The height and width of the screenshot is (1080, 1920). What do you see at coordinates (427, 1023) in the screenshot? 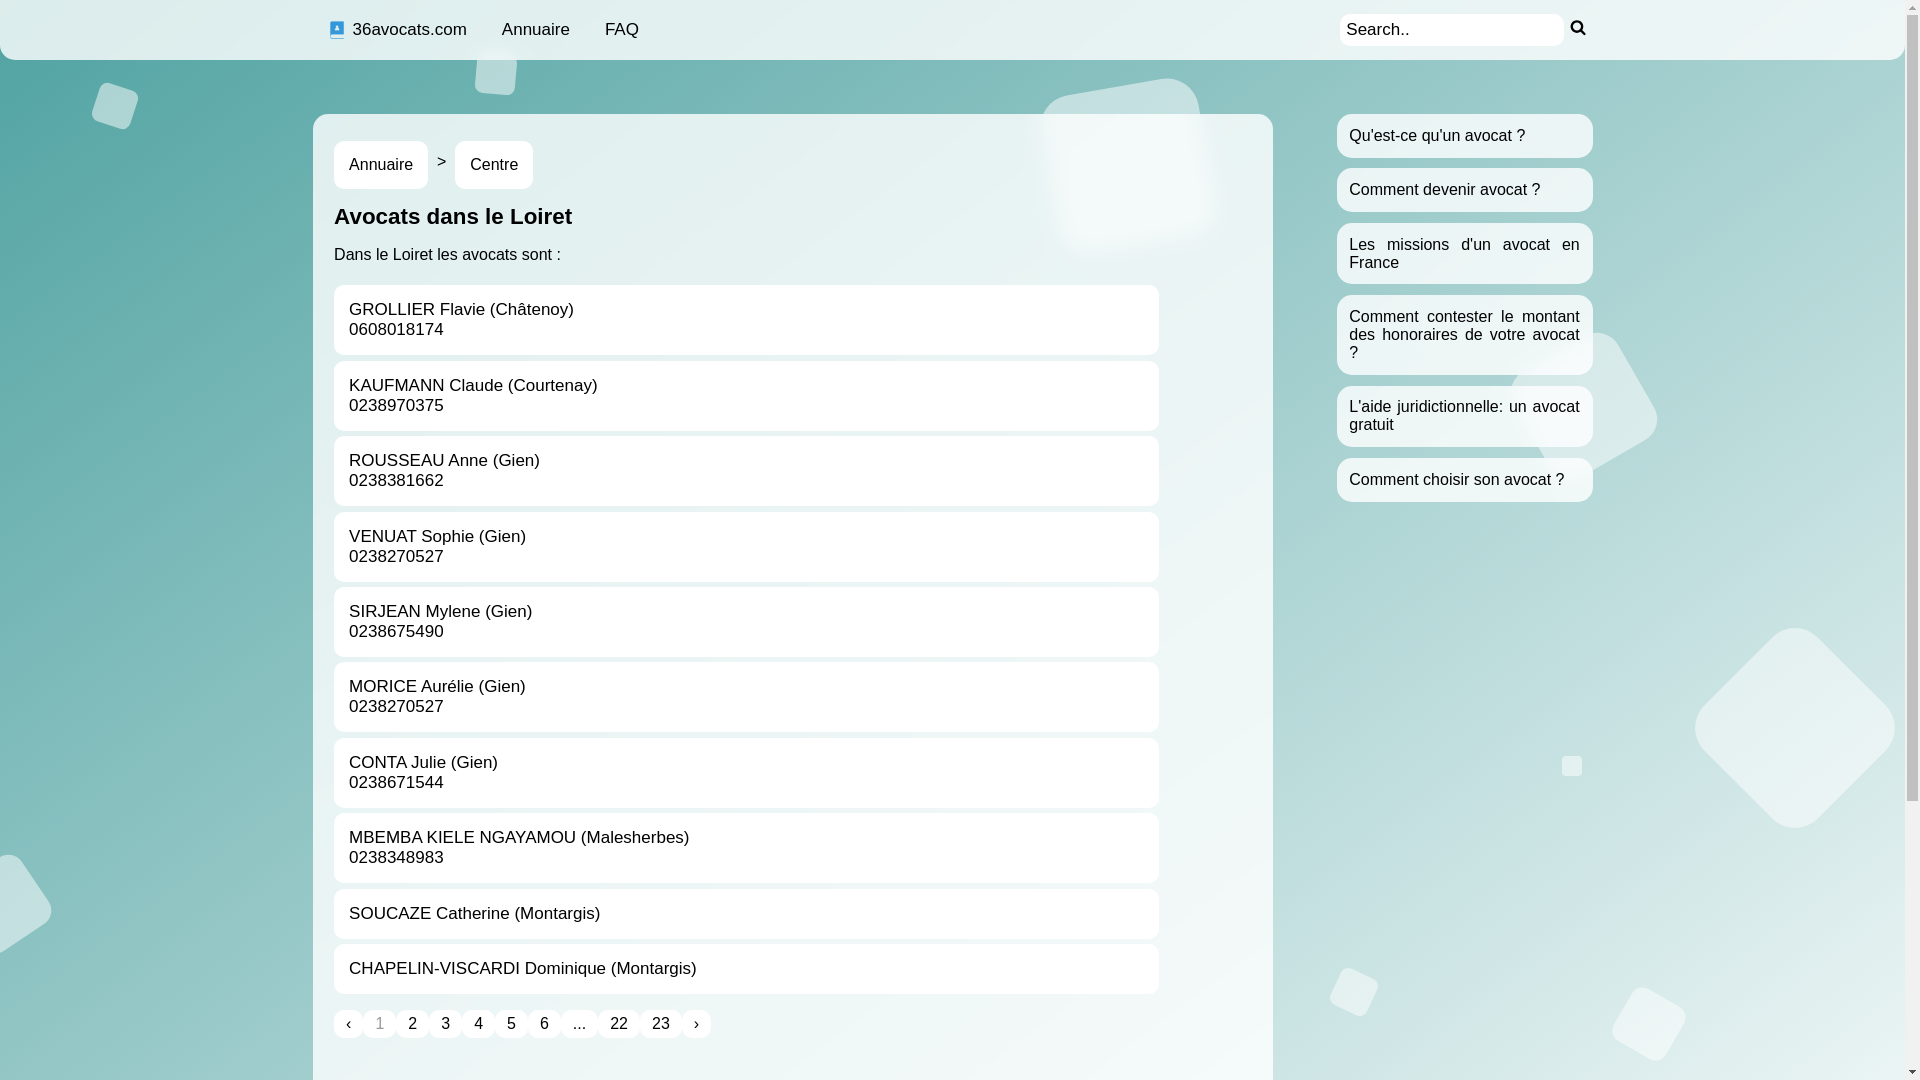
I see `'3'` at bounding box center [427, 1023].